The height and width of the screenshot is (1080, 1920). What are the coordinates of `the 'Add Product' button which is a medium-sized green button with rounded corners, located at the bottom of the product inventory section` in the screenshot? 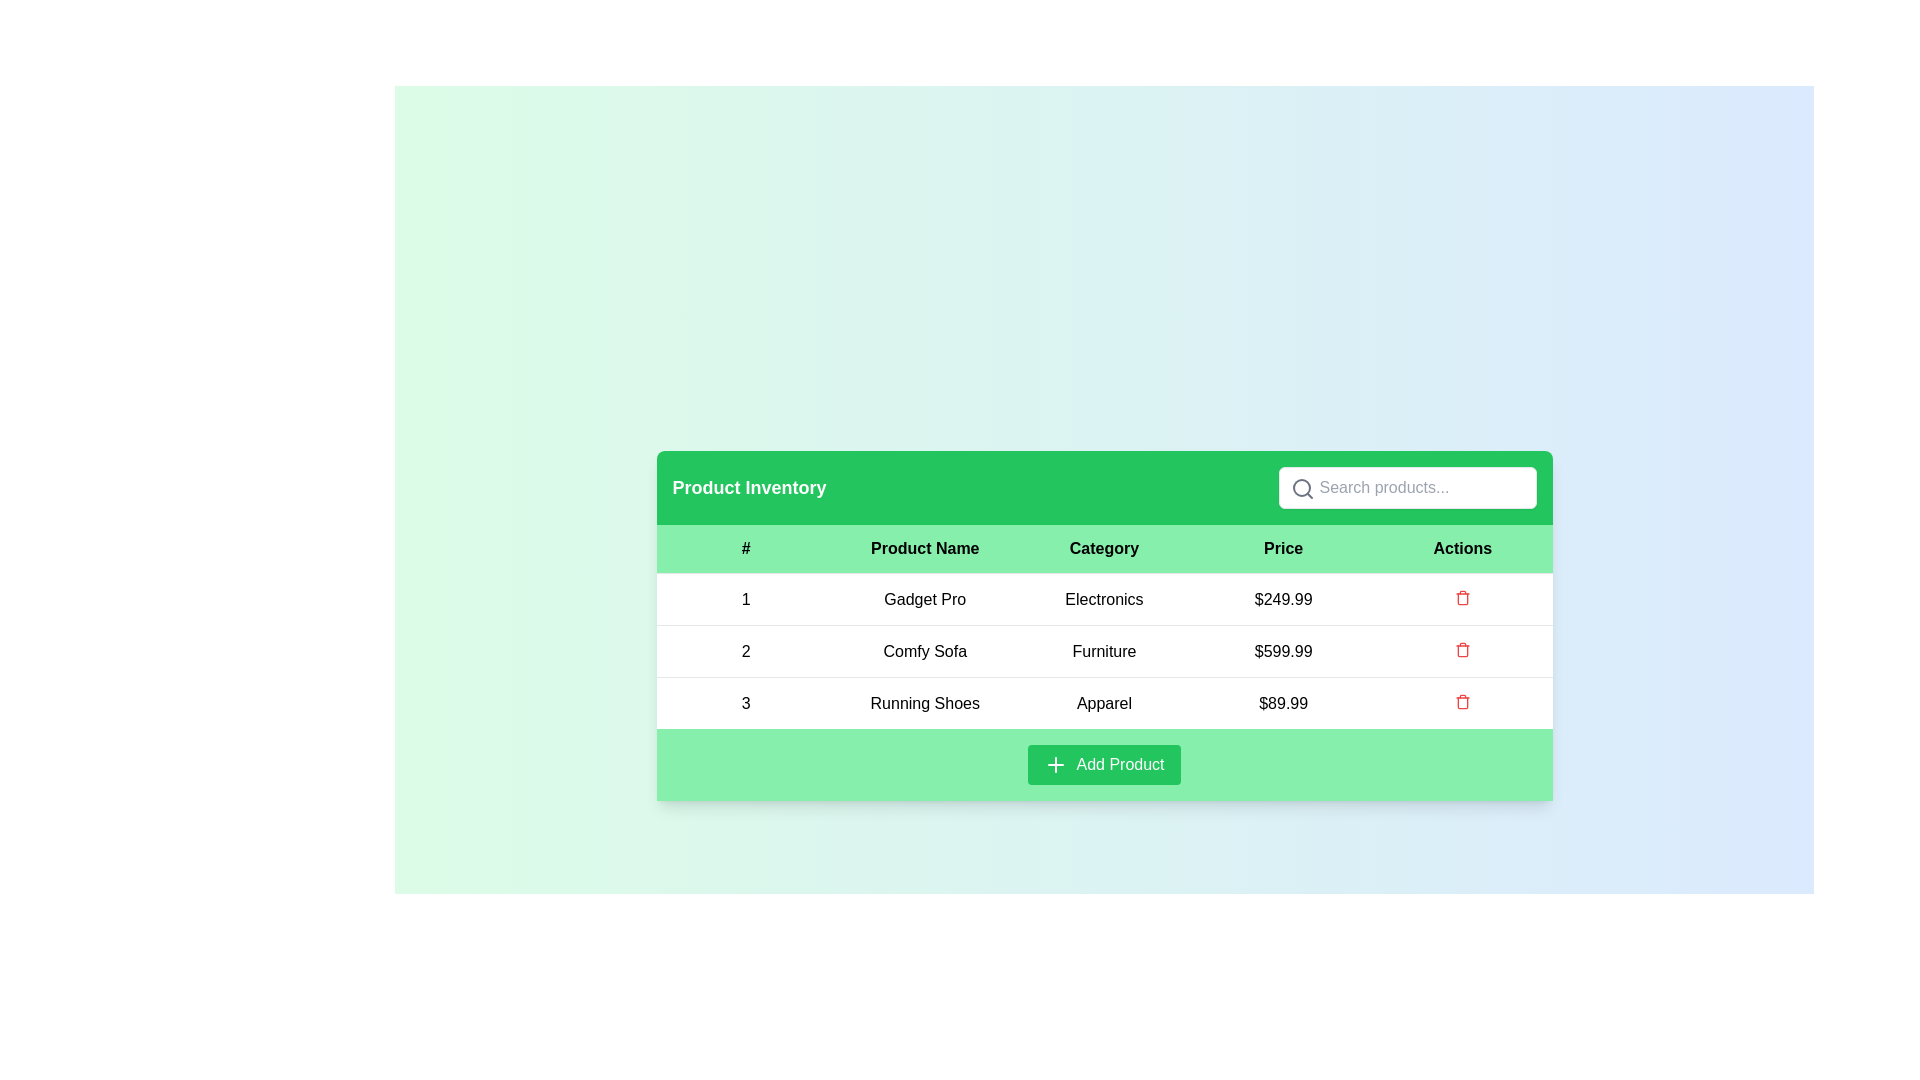 It's located at (1103, 764).